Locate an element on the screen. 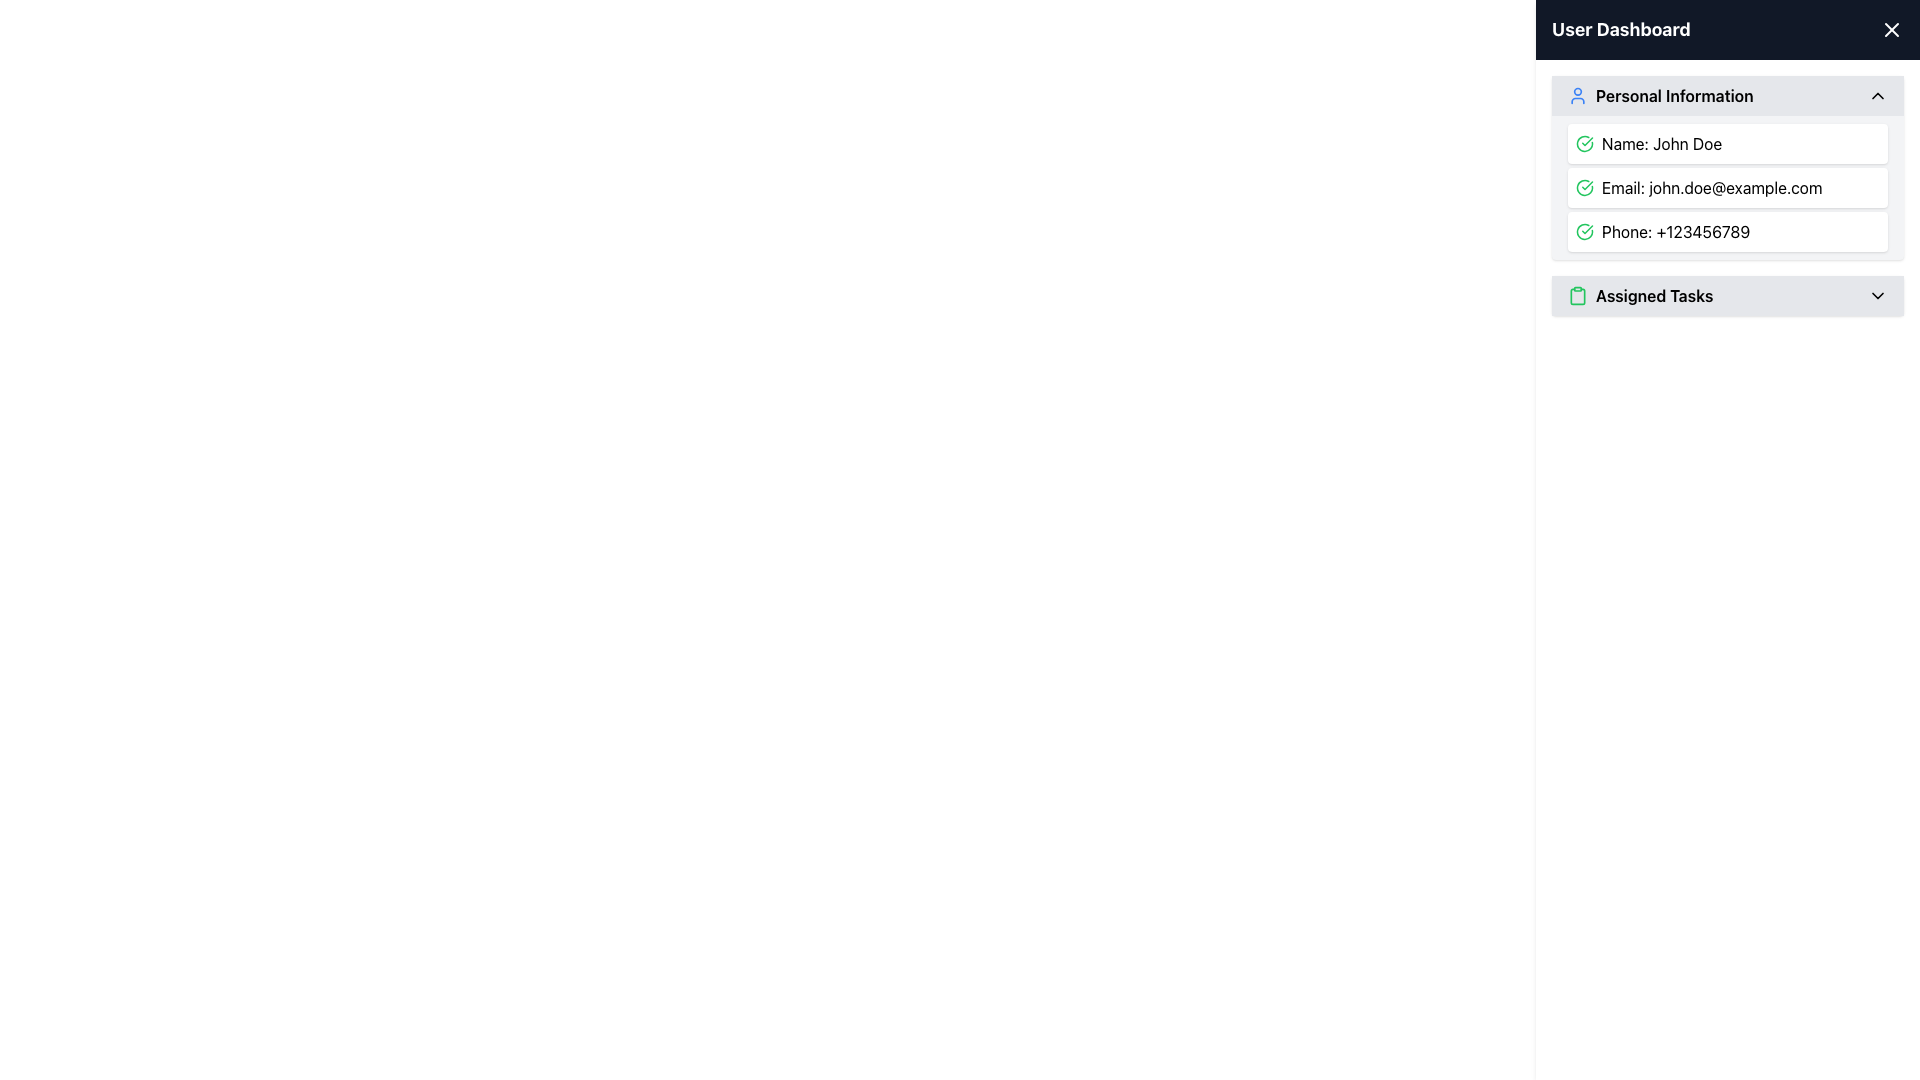 The height and width of the screenshot is (1080, 1920). the Header with the green clipboard icon and bold text 'Assigned Tasks', which is located in the middle section of the right panel, just below the 'Personal Information' section is located at coordinates (1640, 296).